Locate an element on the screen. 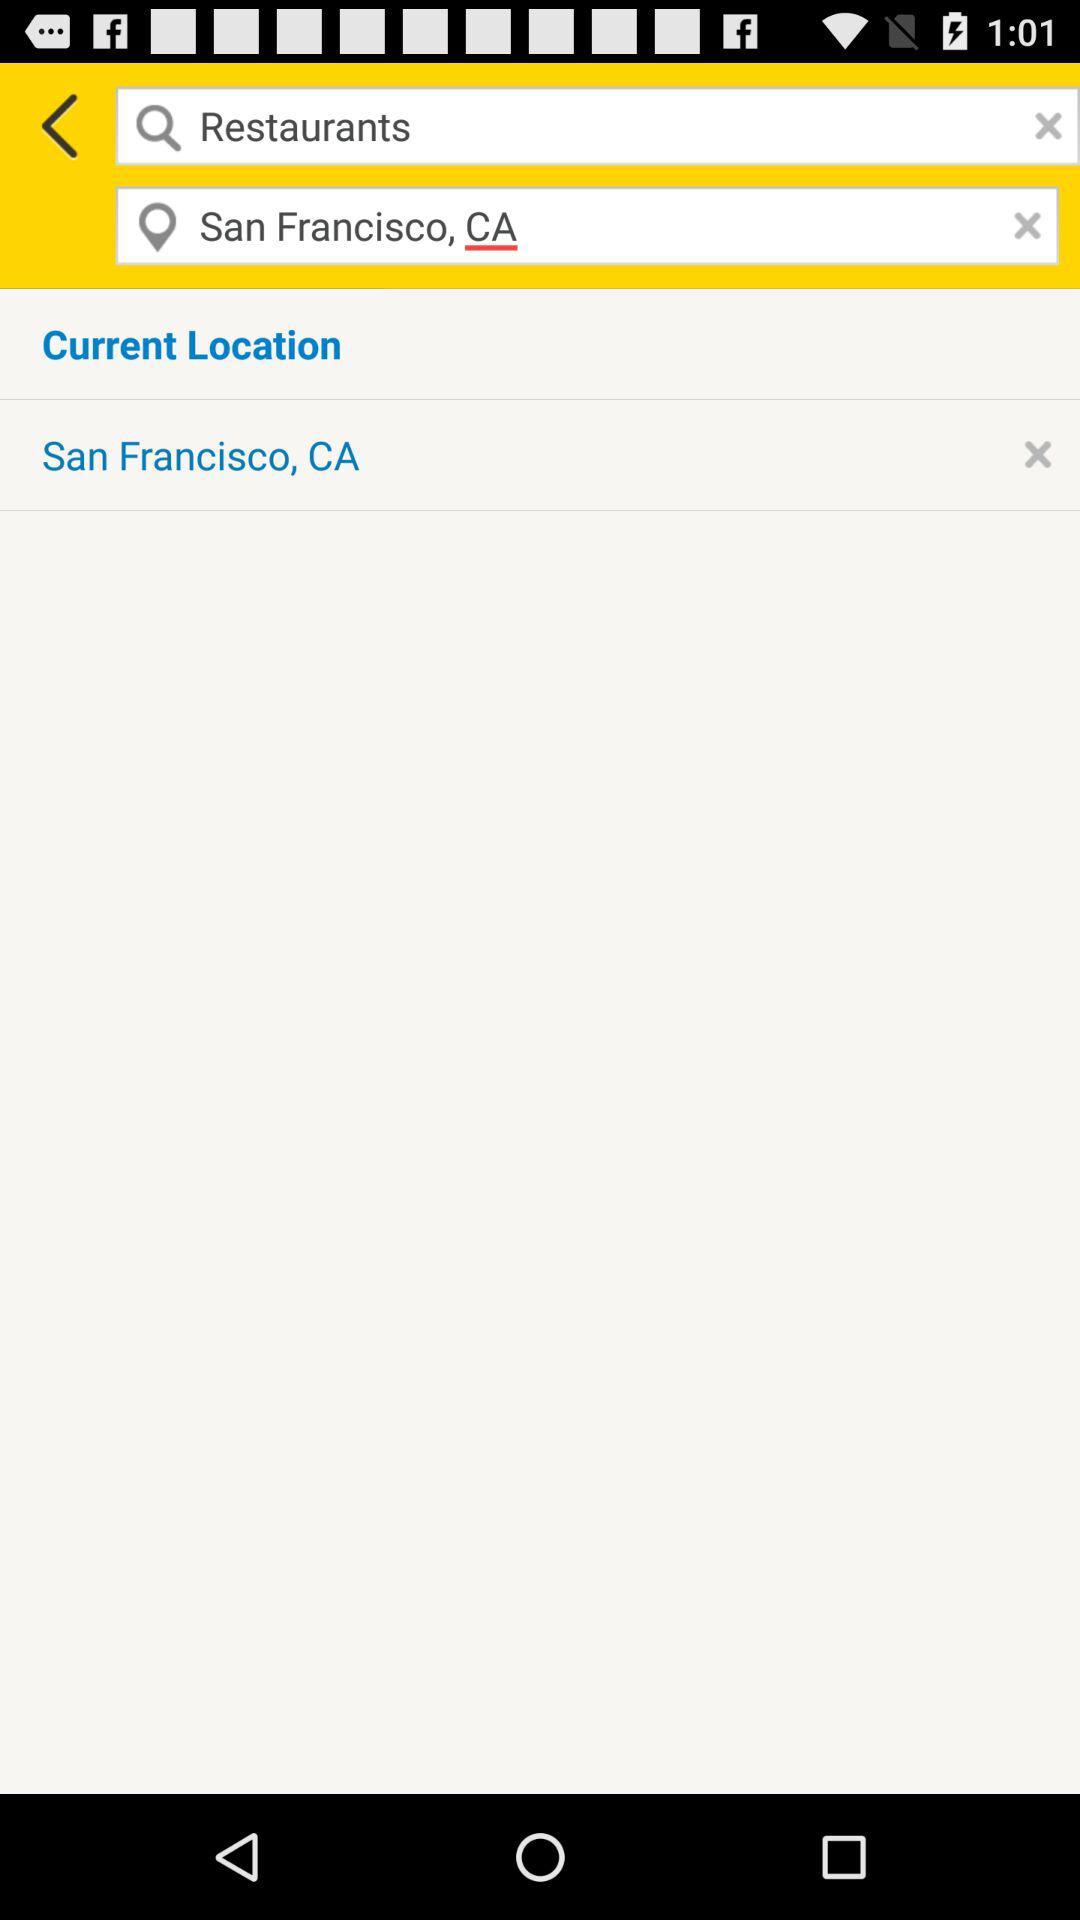 This screenshot has height=1920, width=1080. the arrow_backward icon is located at coordinates (56, 133).